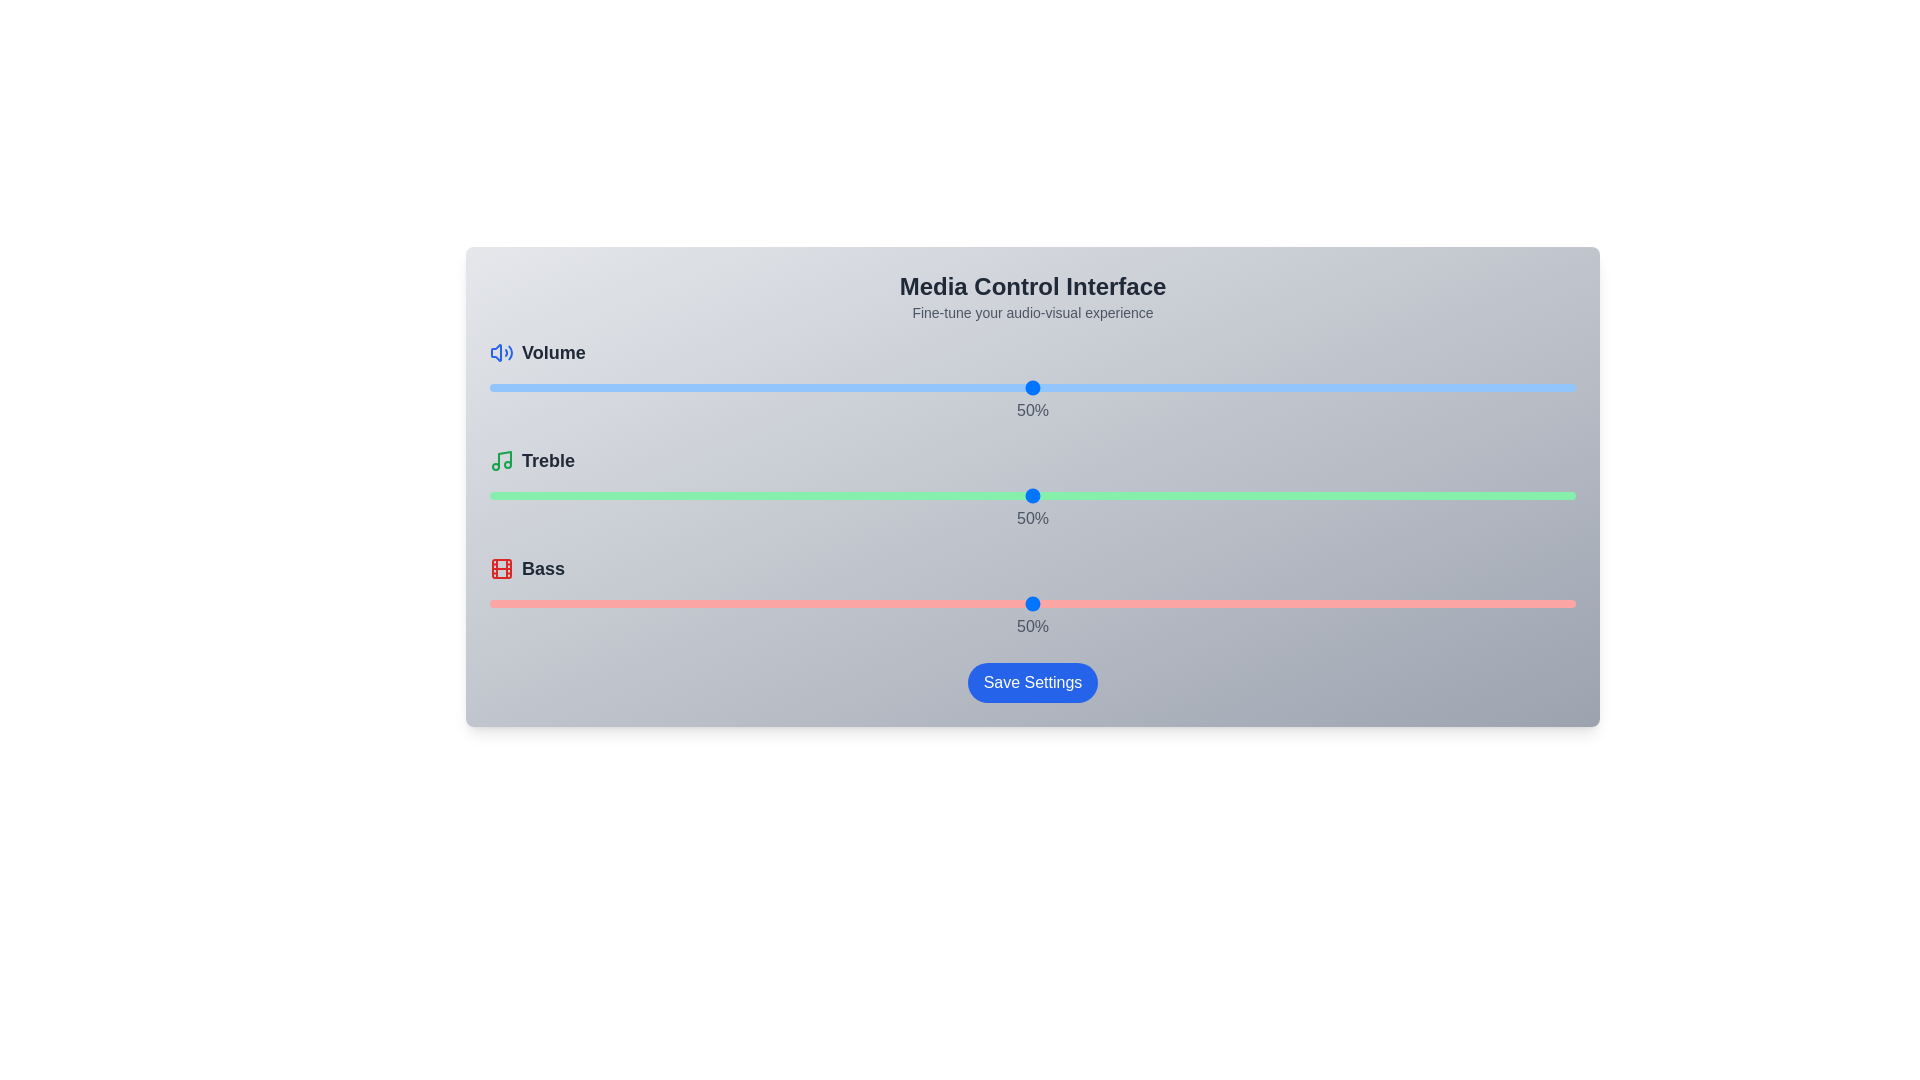  I want to click on bass level, so click(1293, 603).